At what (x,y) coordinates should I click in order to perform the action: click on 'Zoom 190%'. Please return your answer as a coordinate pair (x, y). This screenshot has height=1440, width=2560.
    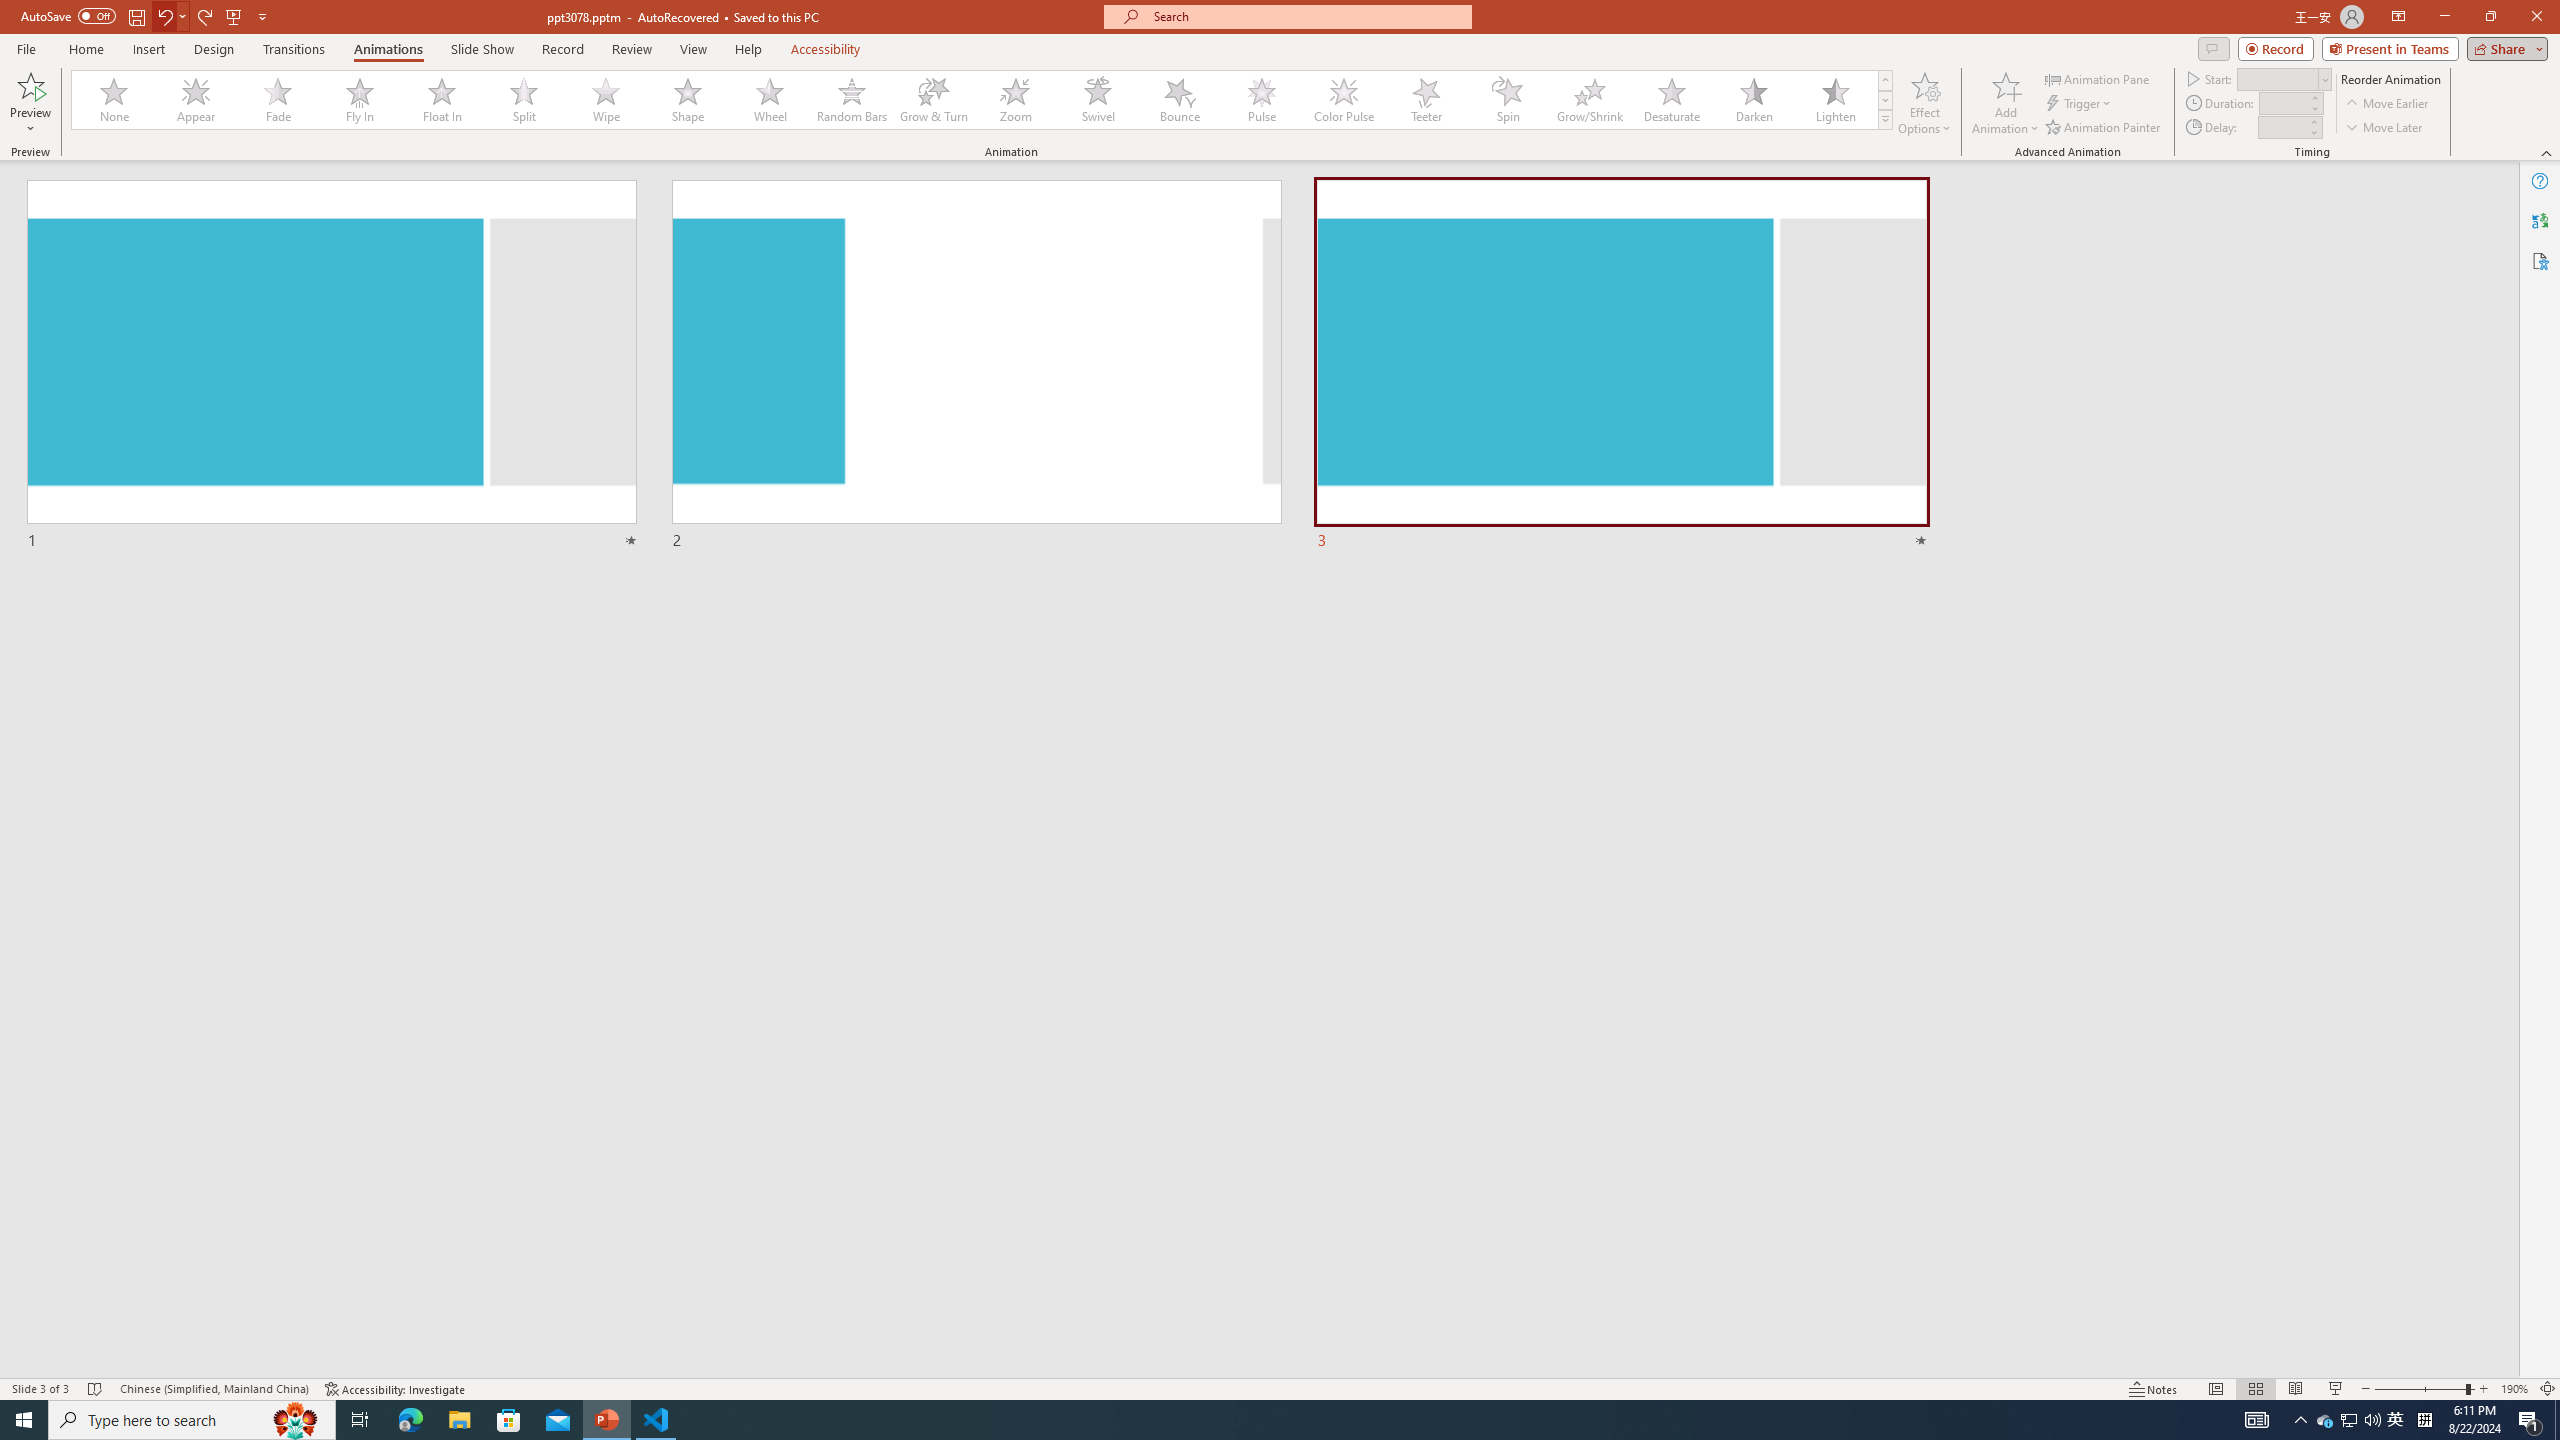
    Looking at the image, I should click on (2515, 1389).